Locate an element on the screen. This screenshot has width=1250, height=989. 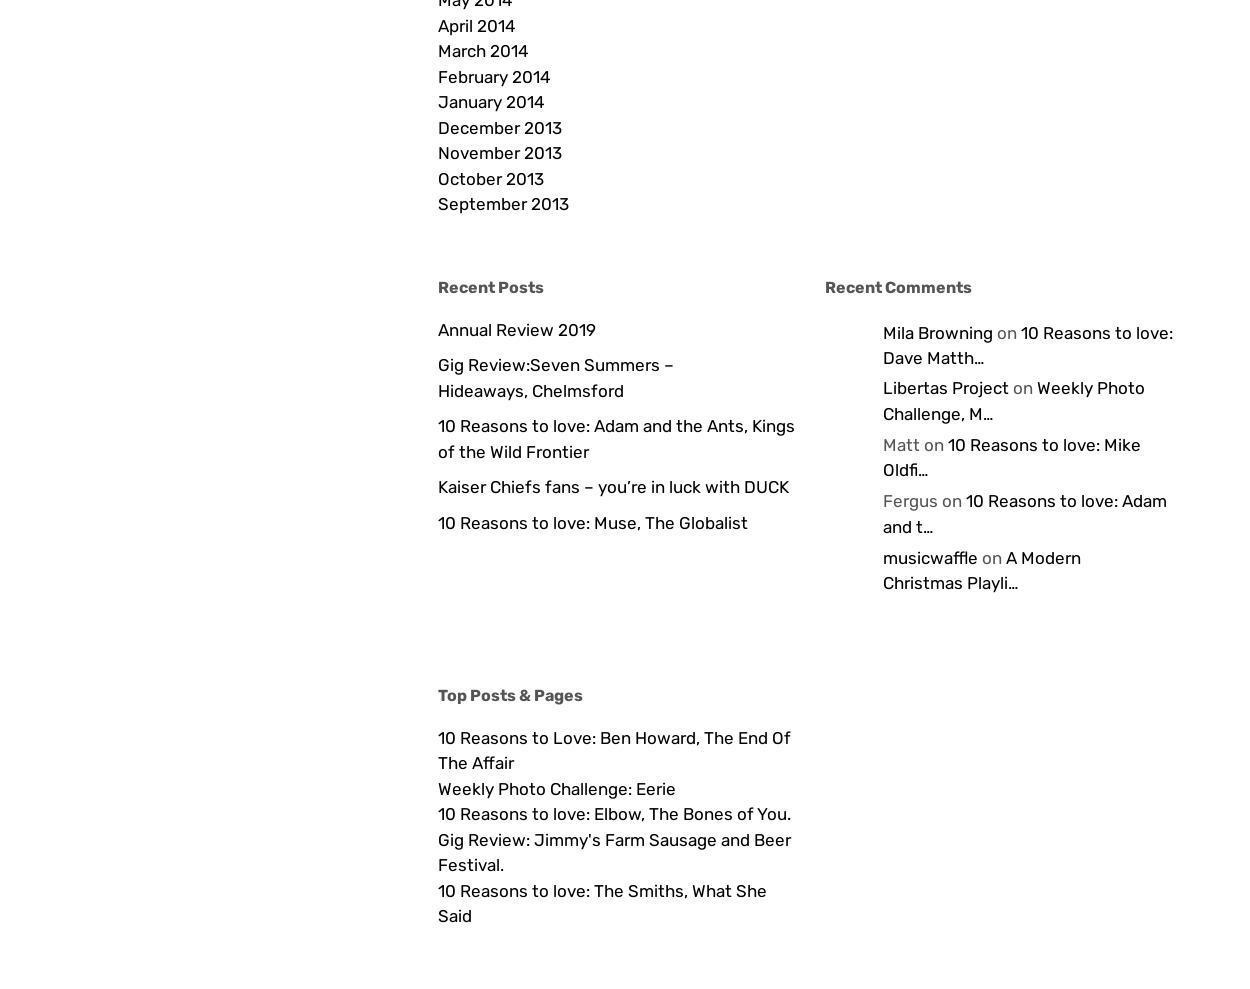
'A Modern Christmas Playli…' is located at coordinates (980, 568).